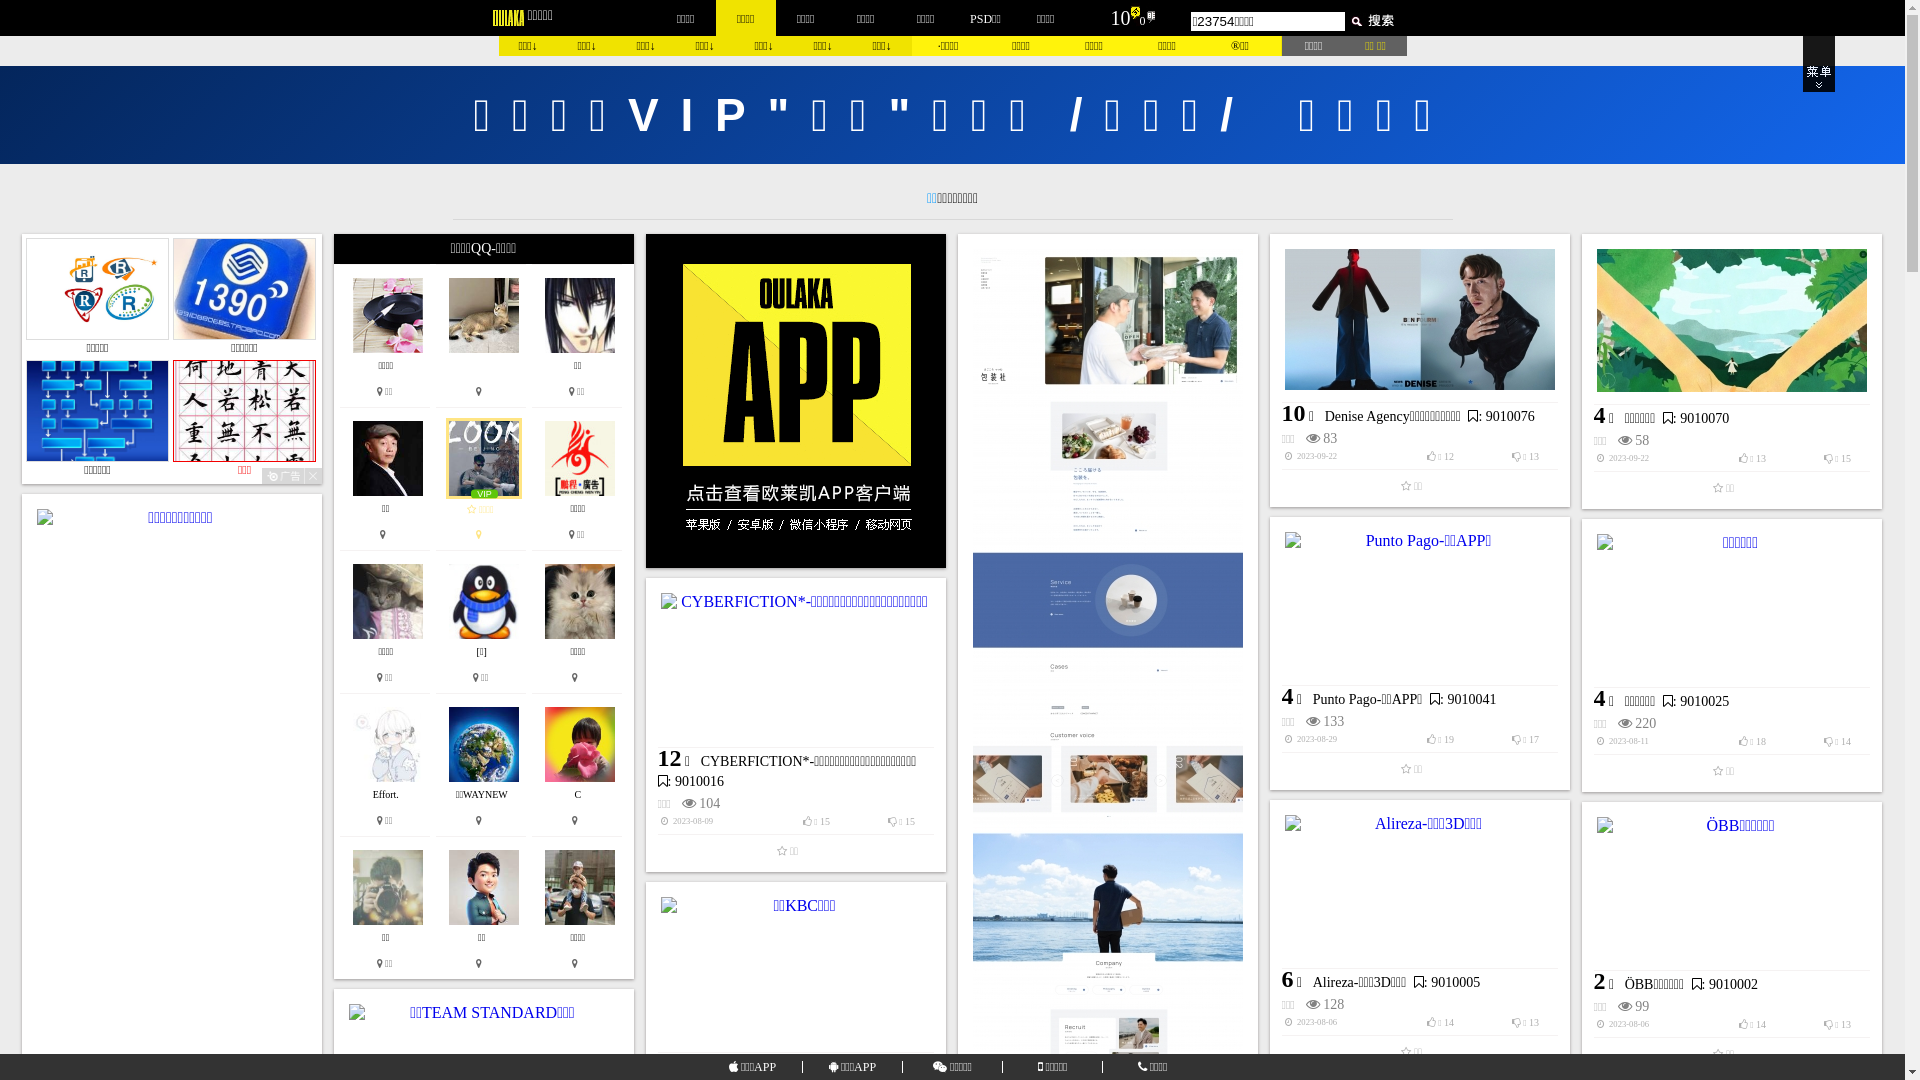  What do you see at coordinates (1118, 18) in the screenshot?
I see `'10'` at bounding box center [1118, 18].